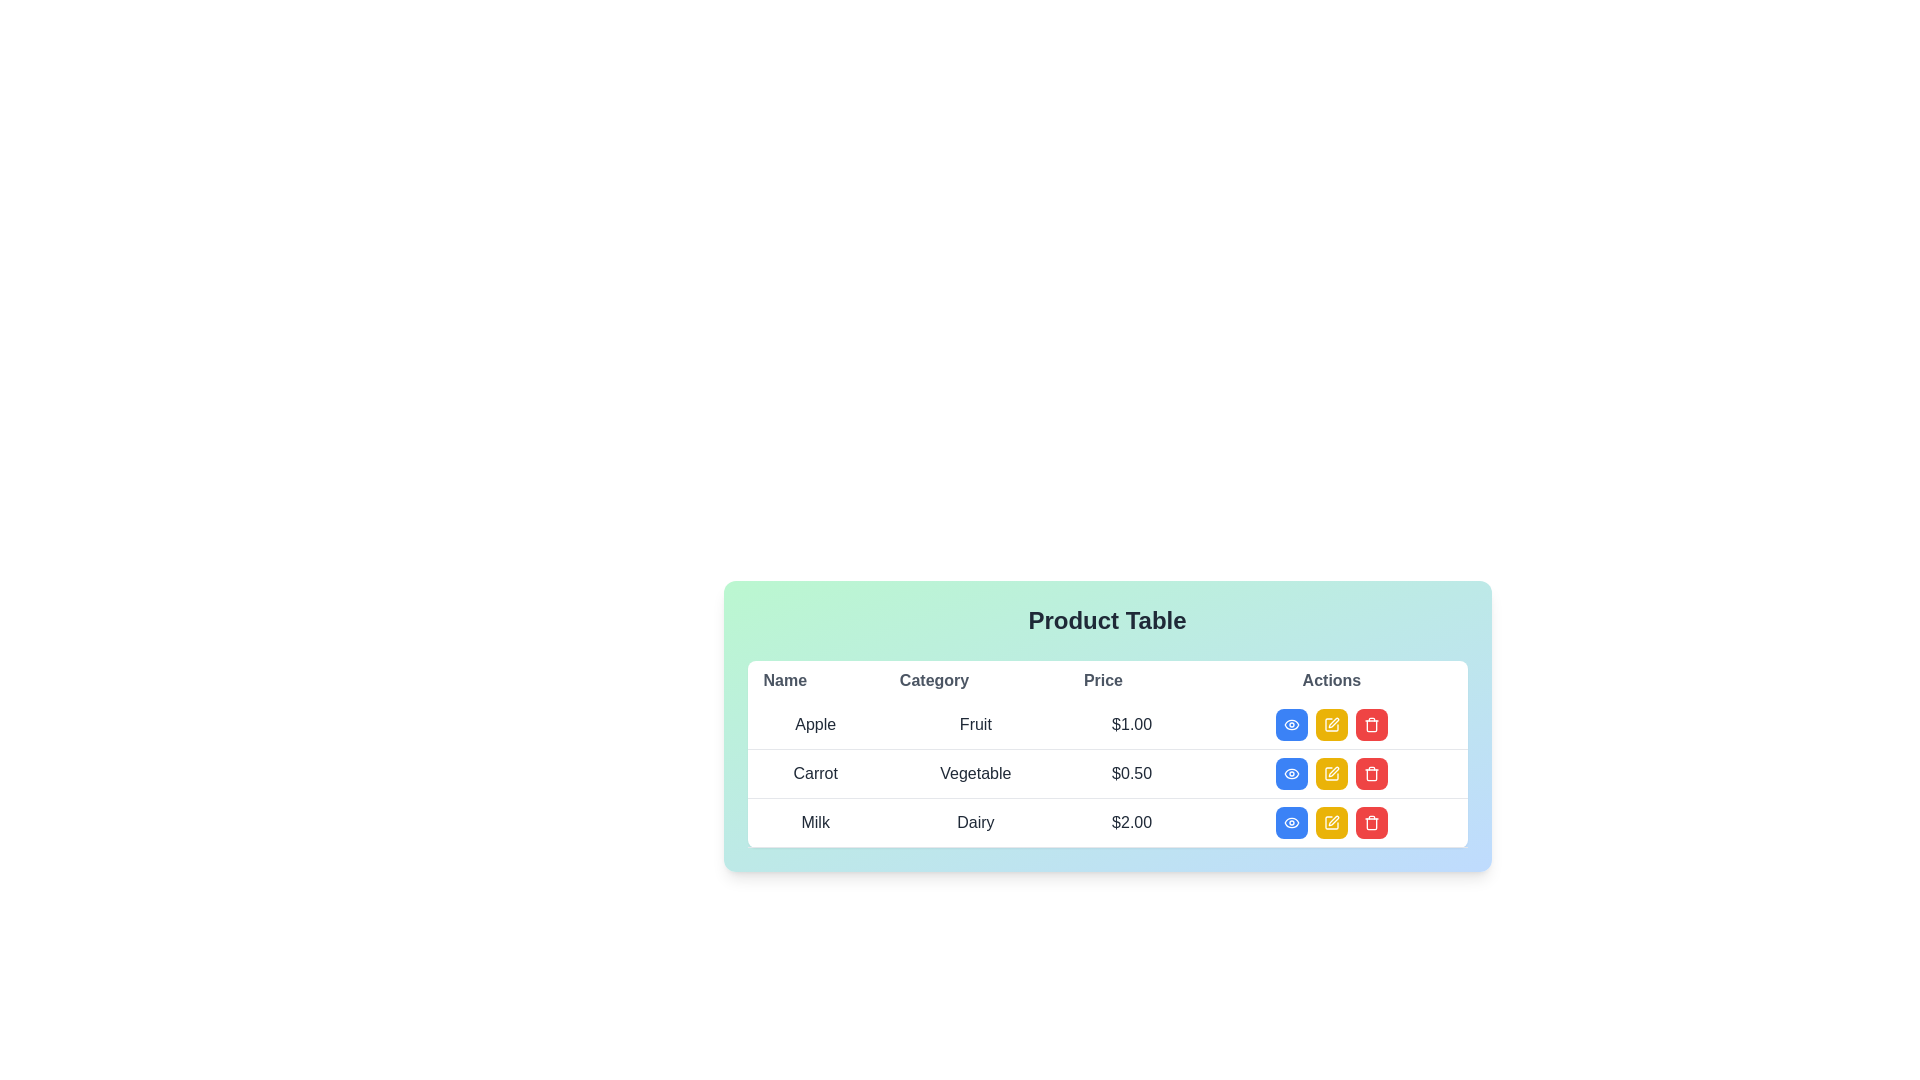  What do you see at coordinates (1370, 725) in the screenshot?
I see `the delete button, which is the third button in the action buttons column of the third row in the table` at bounding box center [1370, 725].